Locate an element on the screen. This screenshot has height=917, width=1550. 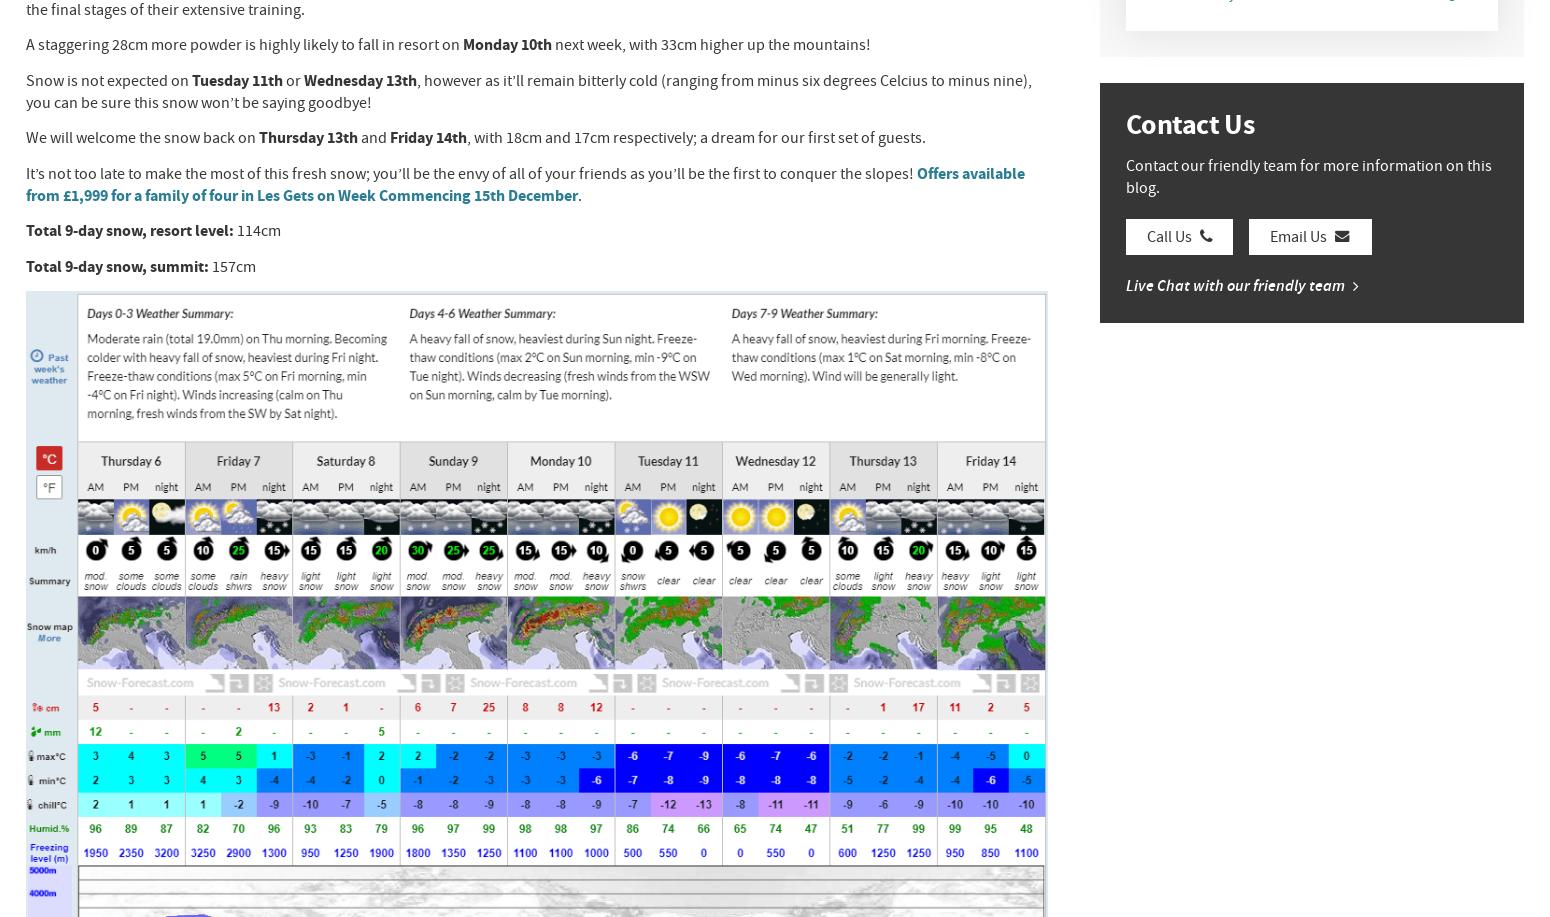
'next week, with 33cm higher up the mountains!' is located at coordinates (710, 45).